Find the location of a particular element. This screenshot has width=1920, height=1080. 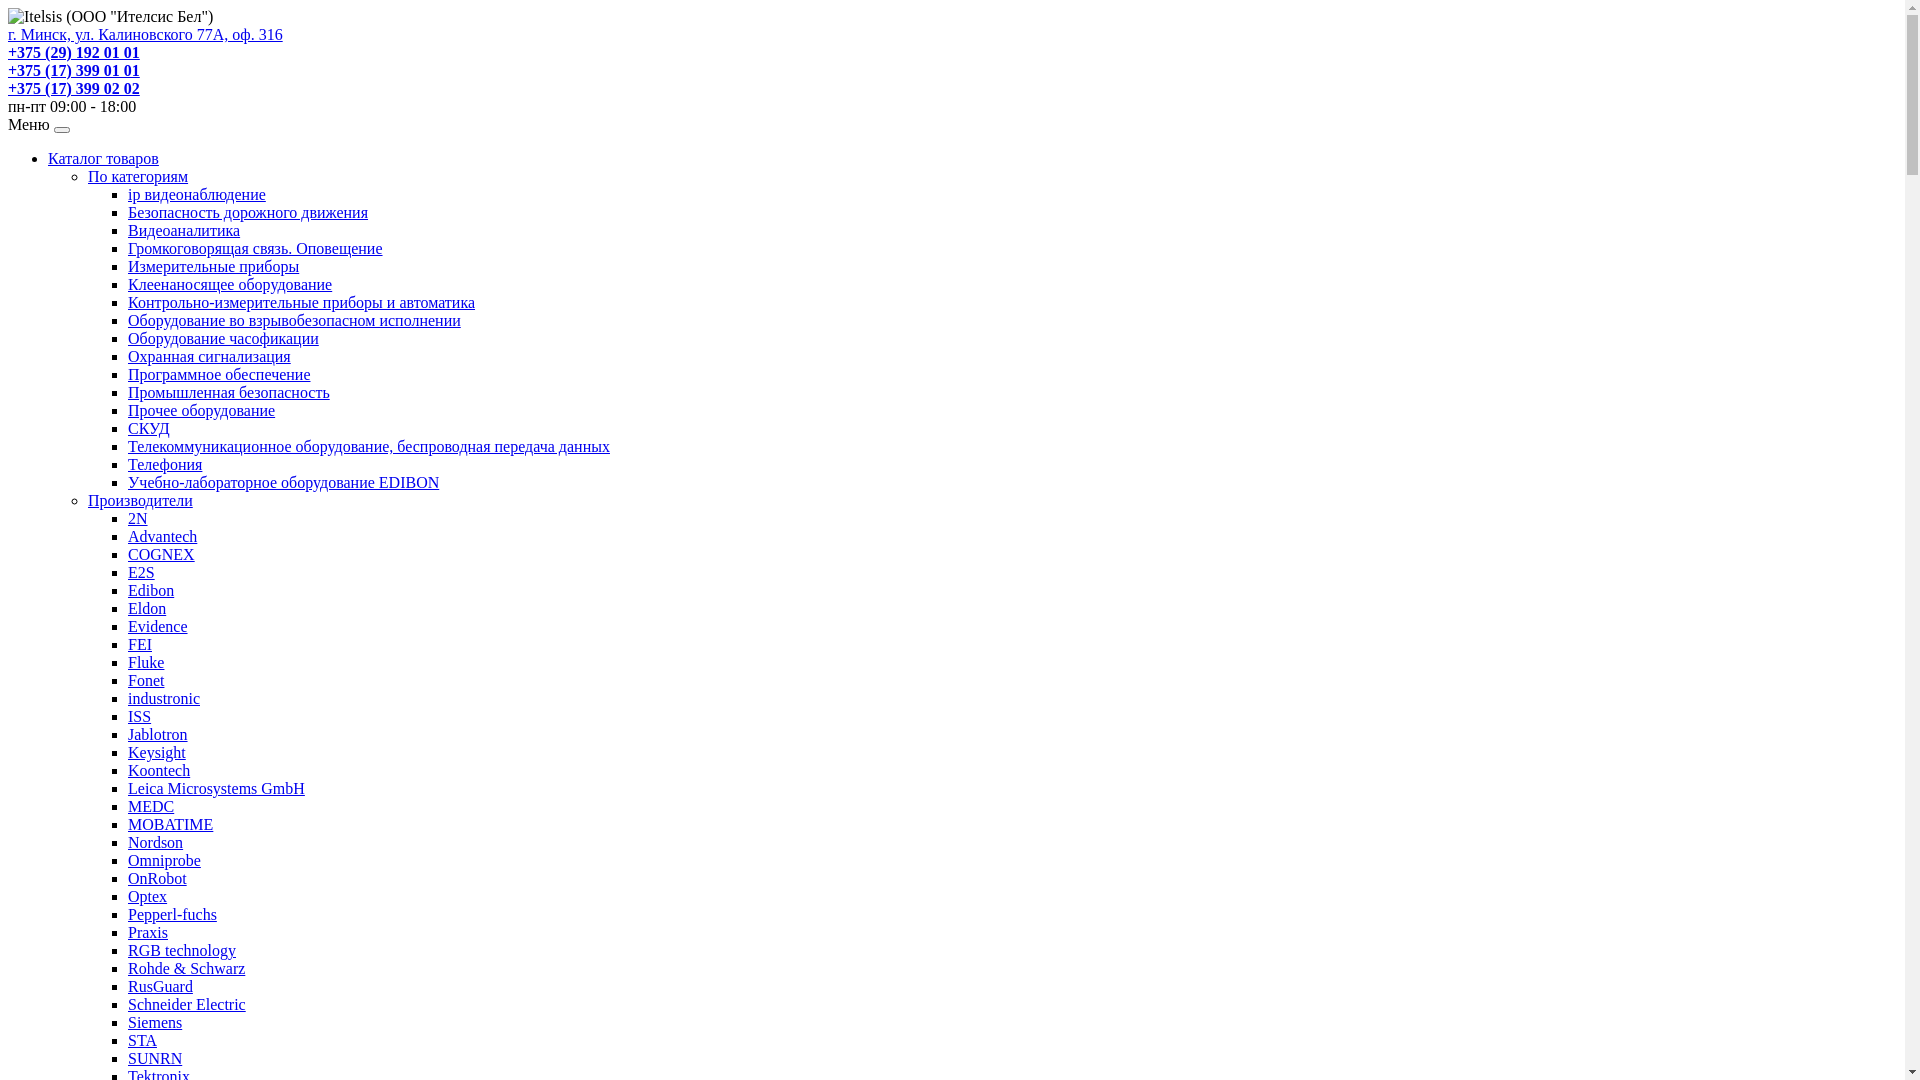

'industronic' is located at coordinates (163, 697).